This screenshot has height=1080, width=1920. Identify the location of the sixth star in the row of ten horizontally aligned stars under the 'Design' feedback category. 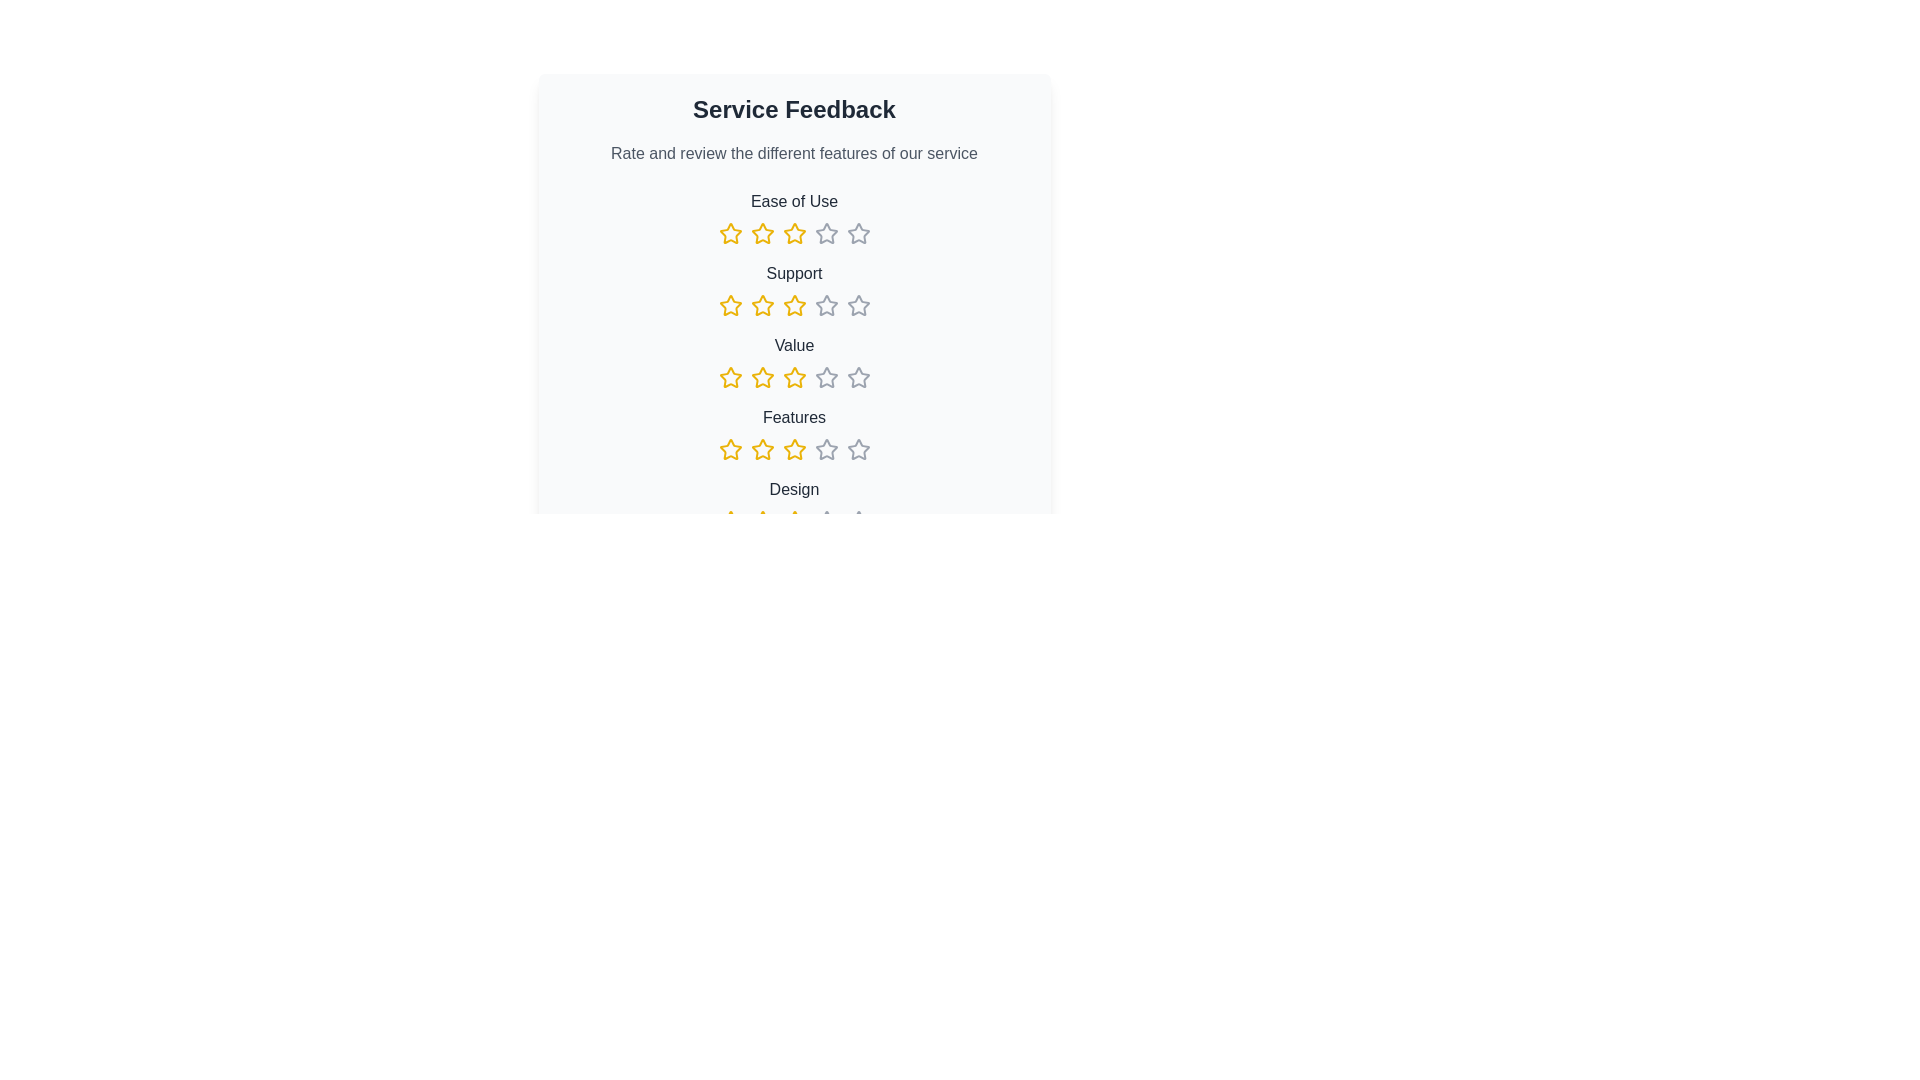
(826, 520).